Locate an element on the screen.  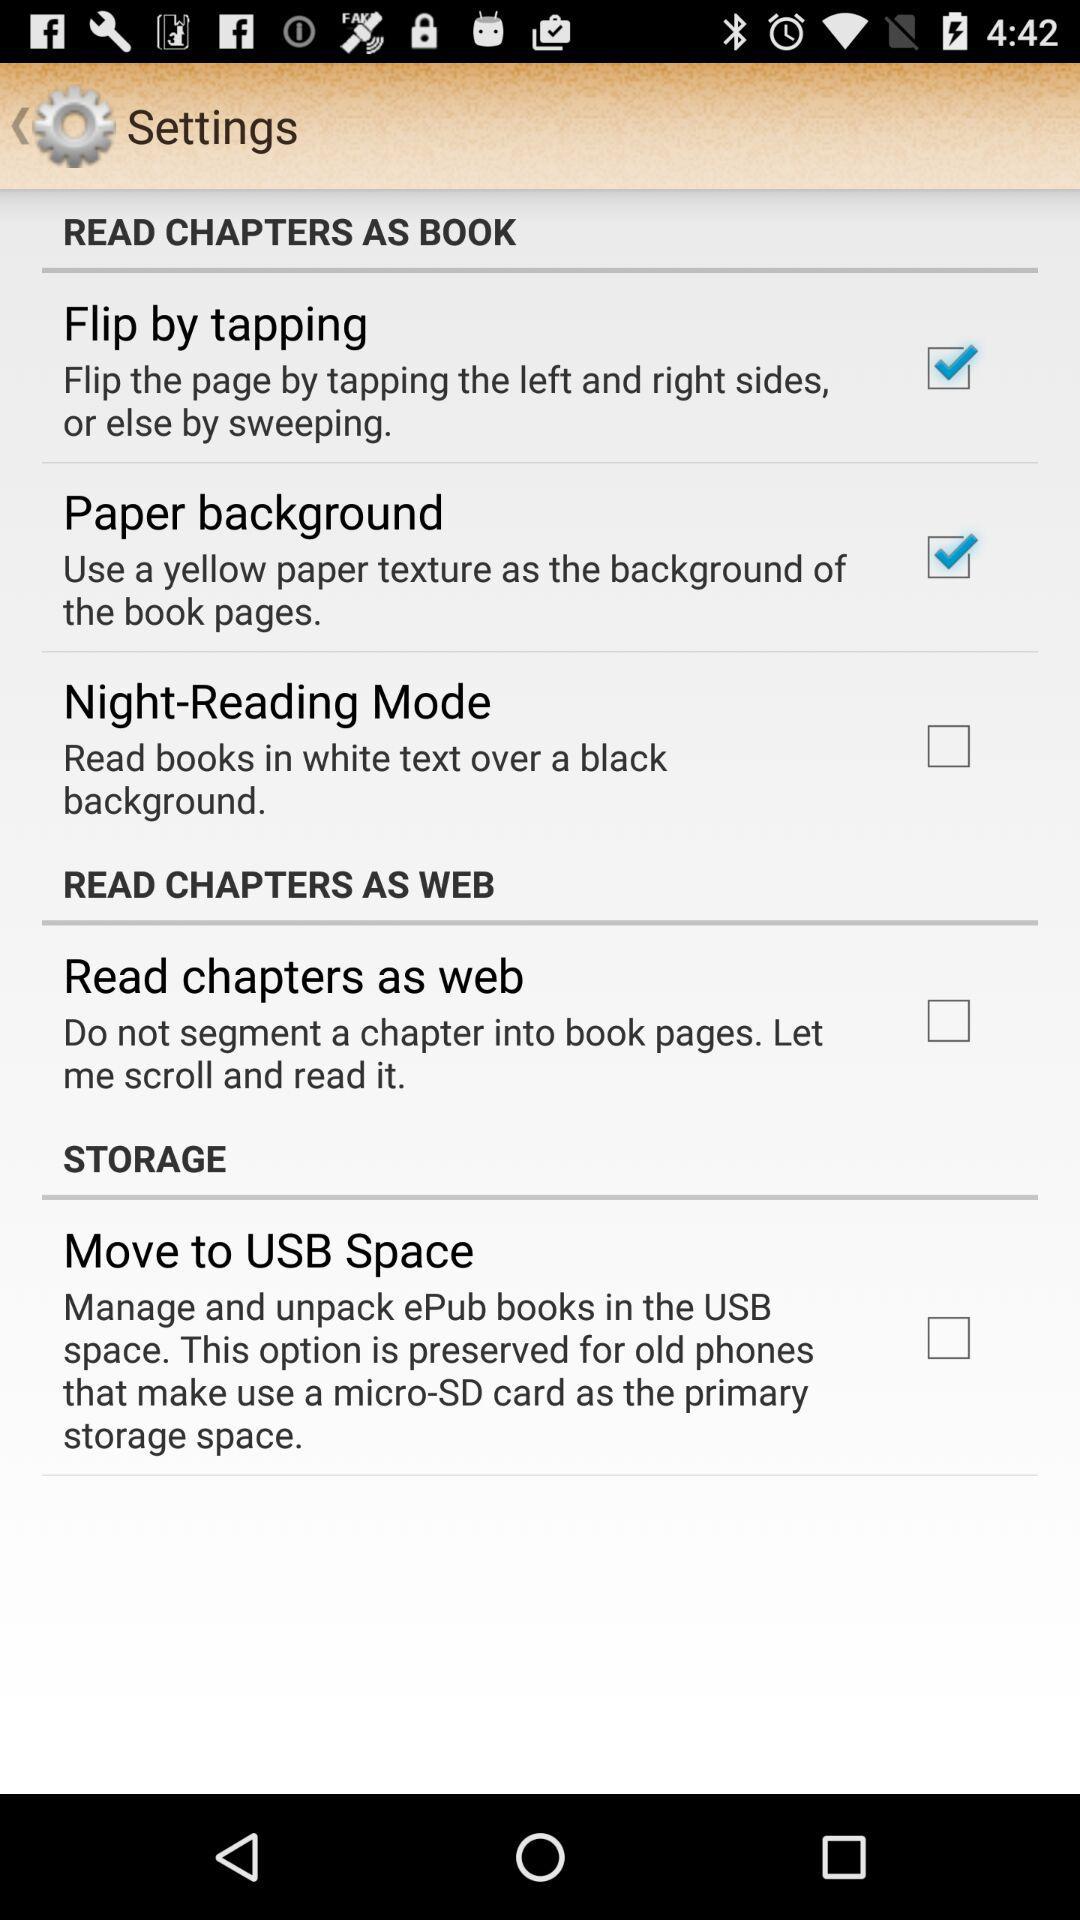
item below storage icon is located at coordinates (267, 1248).